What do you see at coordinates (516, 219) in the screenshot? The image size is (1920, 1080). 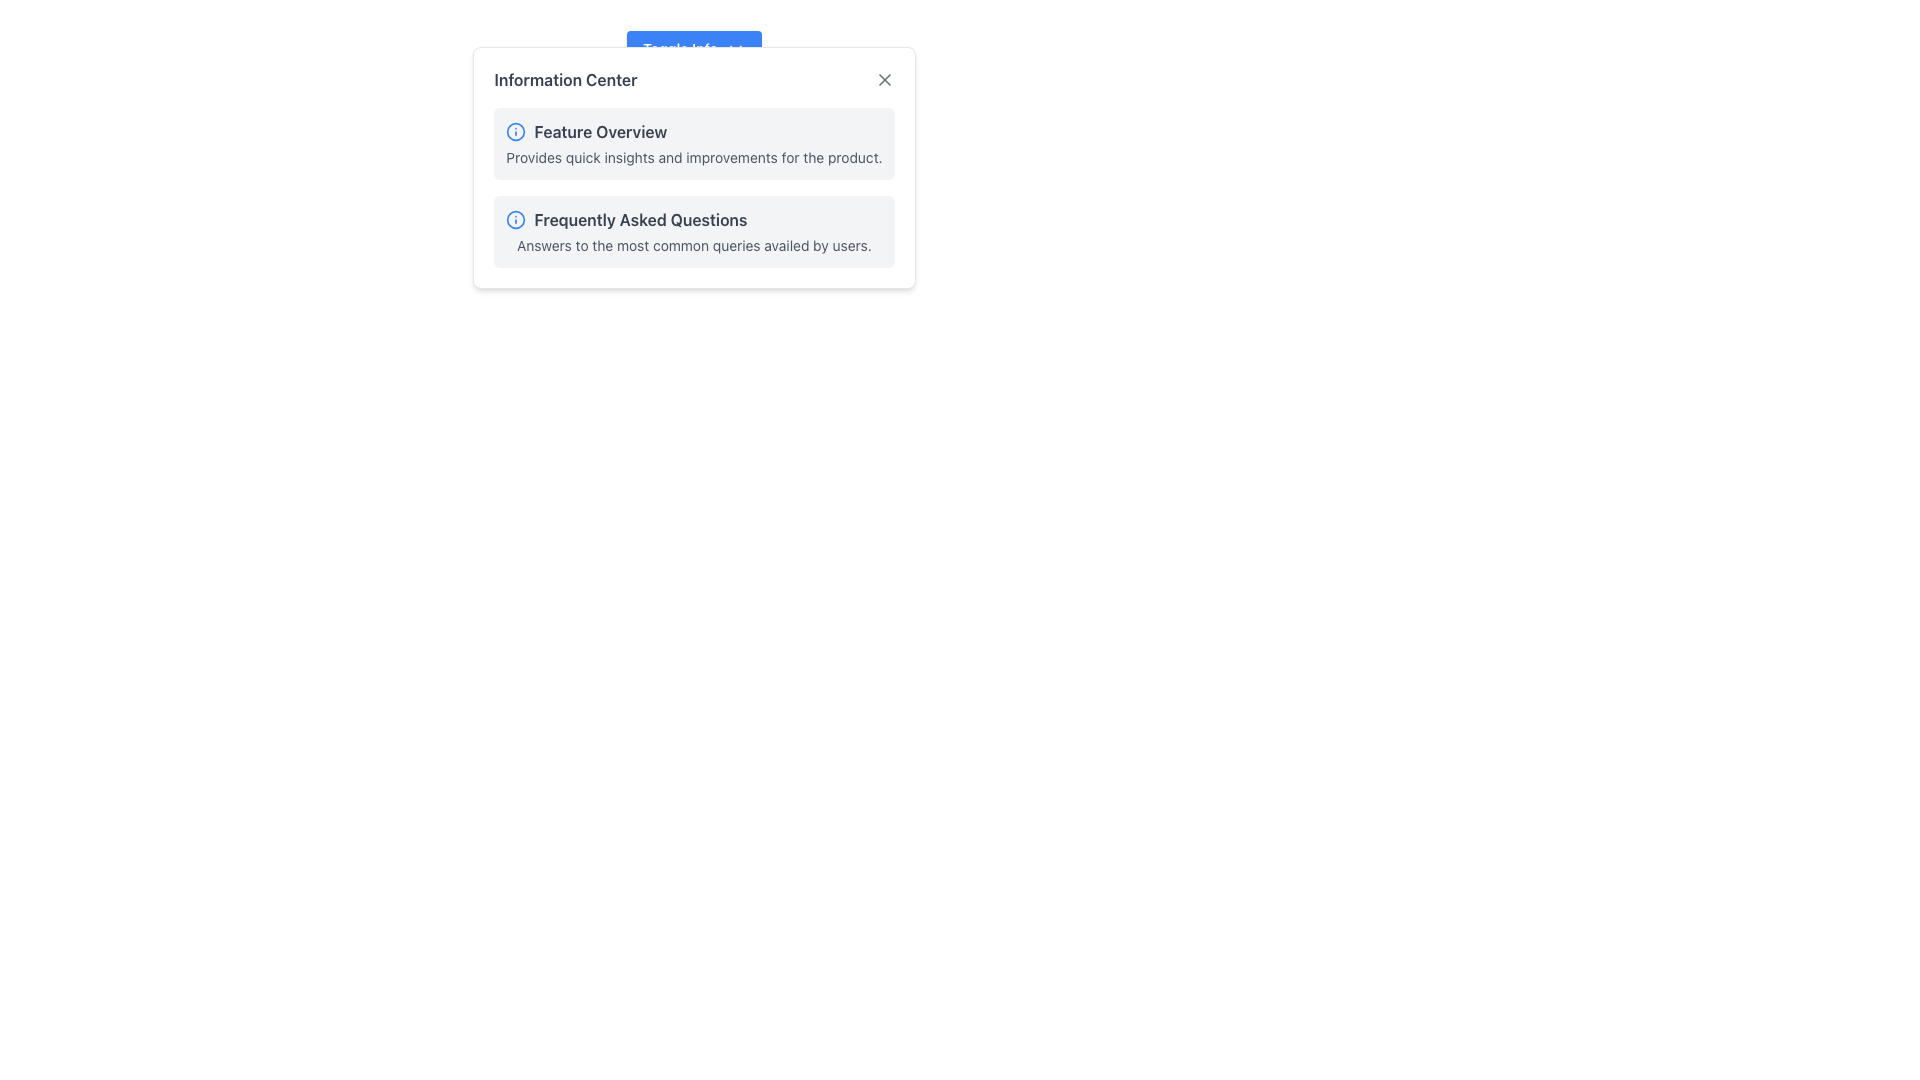 I see `the blue circular information icon located to the left of the 'Frequently Asked Questions' text in the 'Information Center' modal` at bounding box center [516, 219].